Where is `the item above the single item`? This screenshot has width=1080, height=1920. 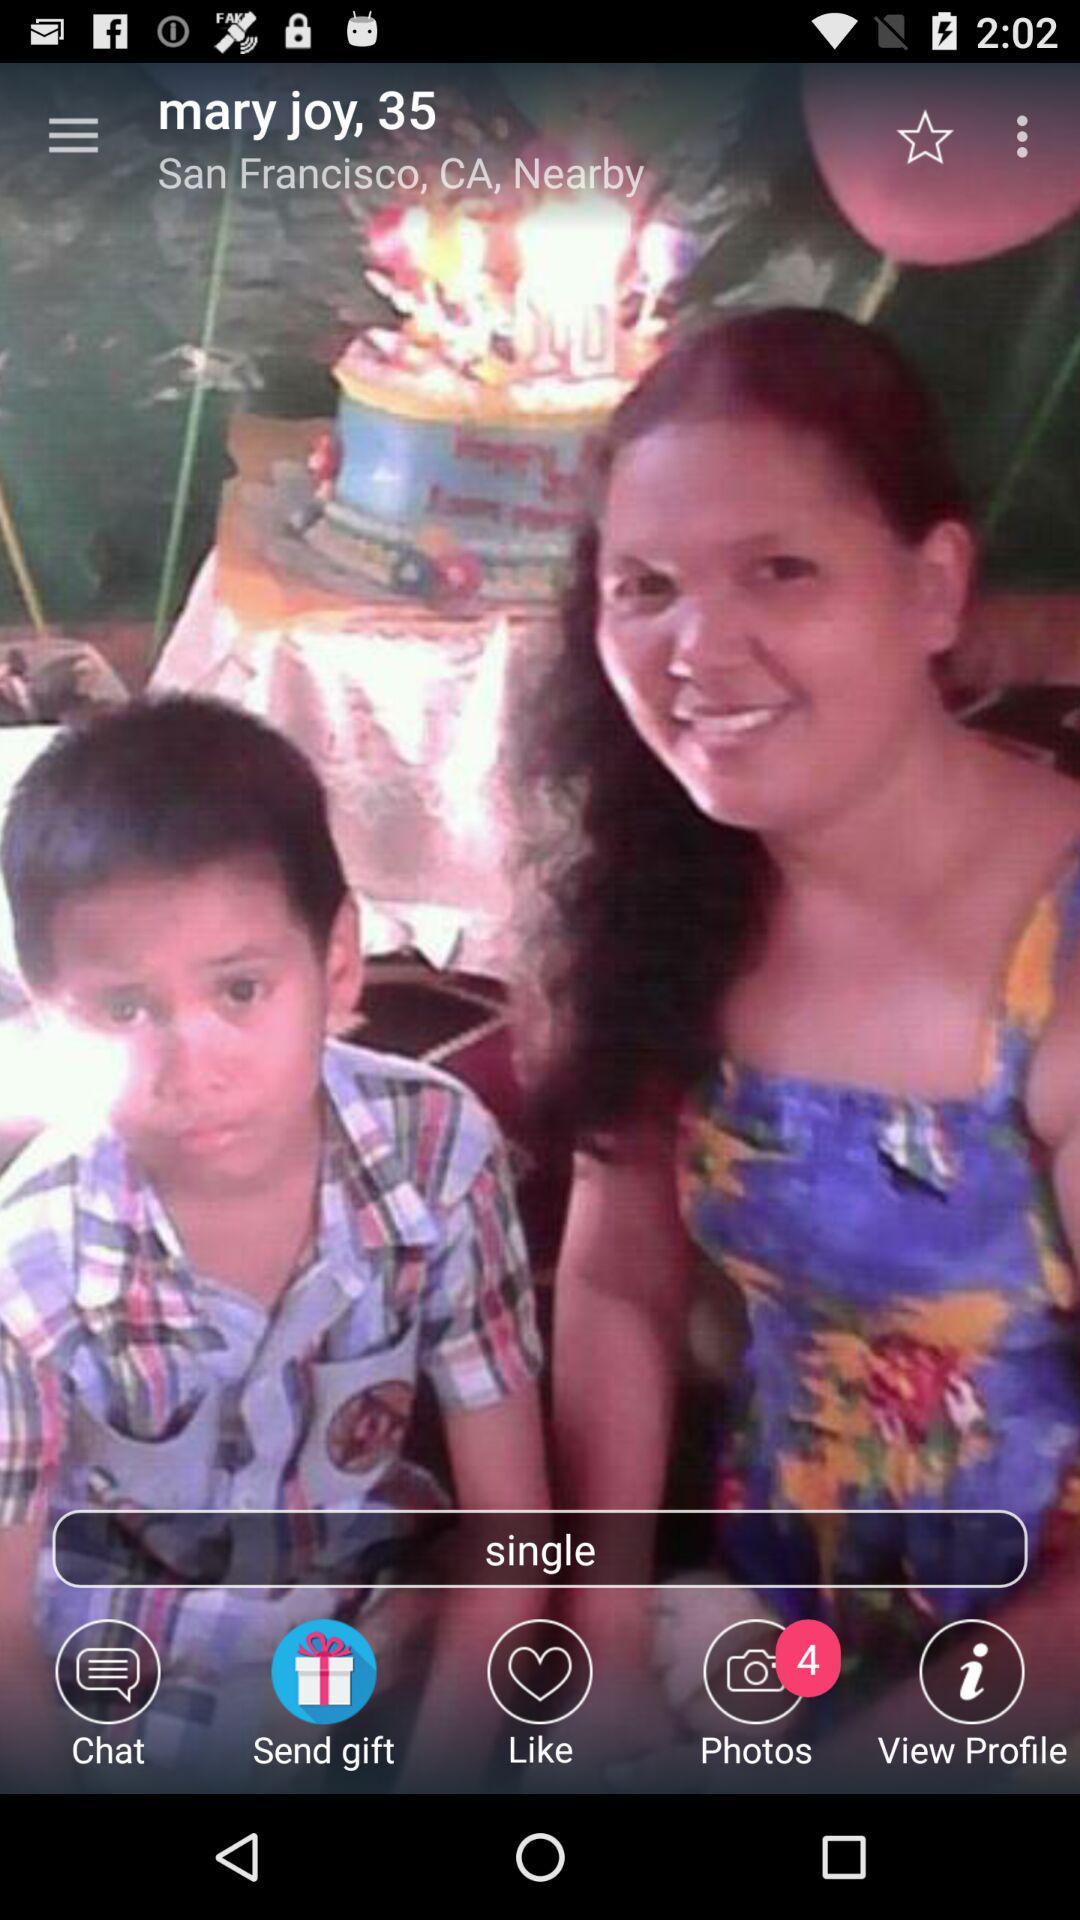
the item above the single item is located at coordinates (935, 135).